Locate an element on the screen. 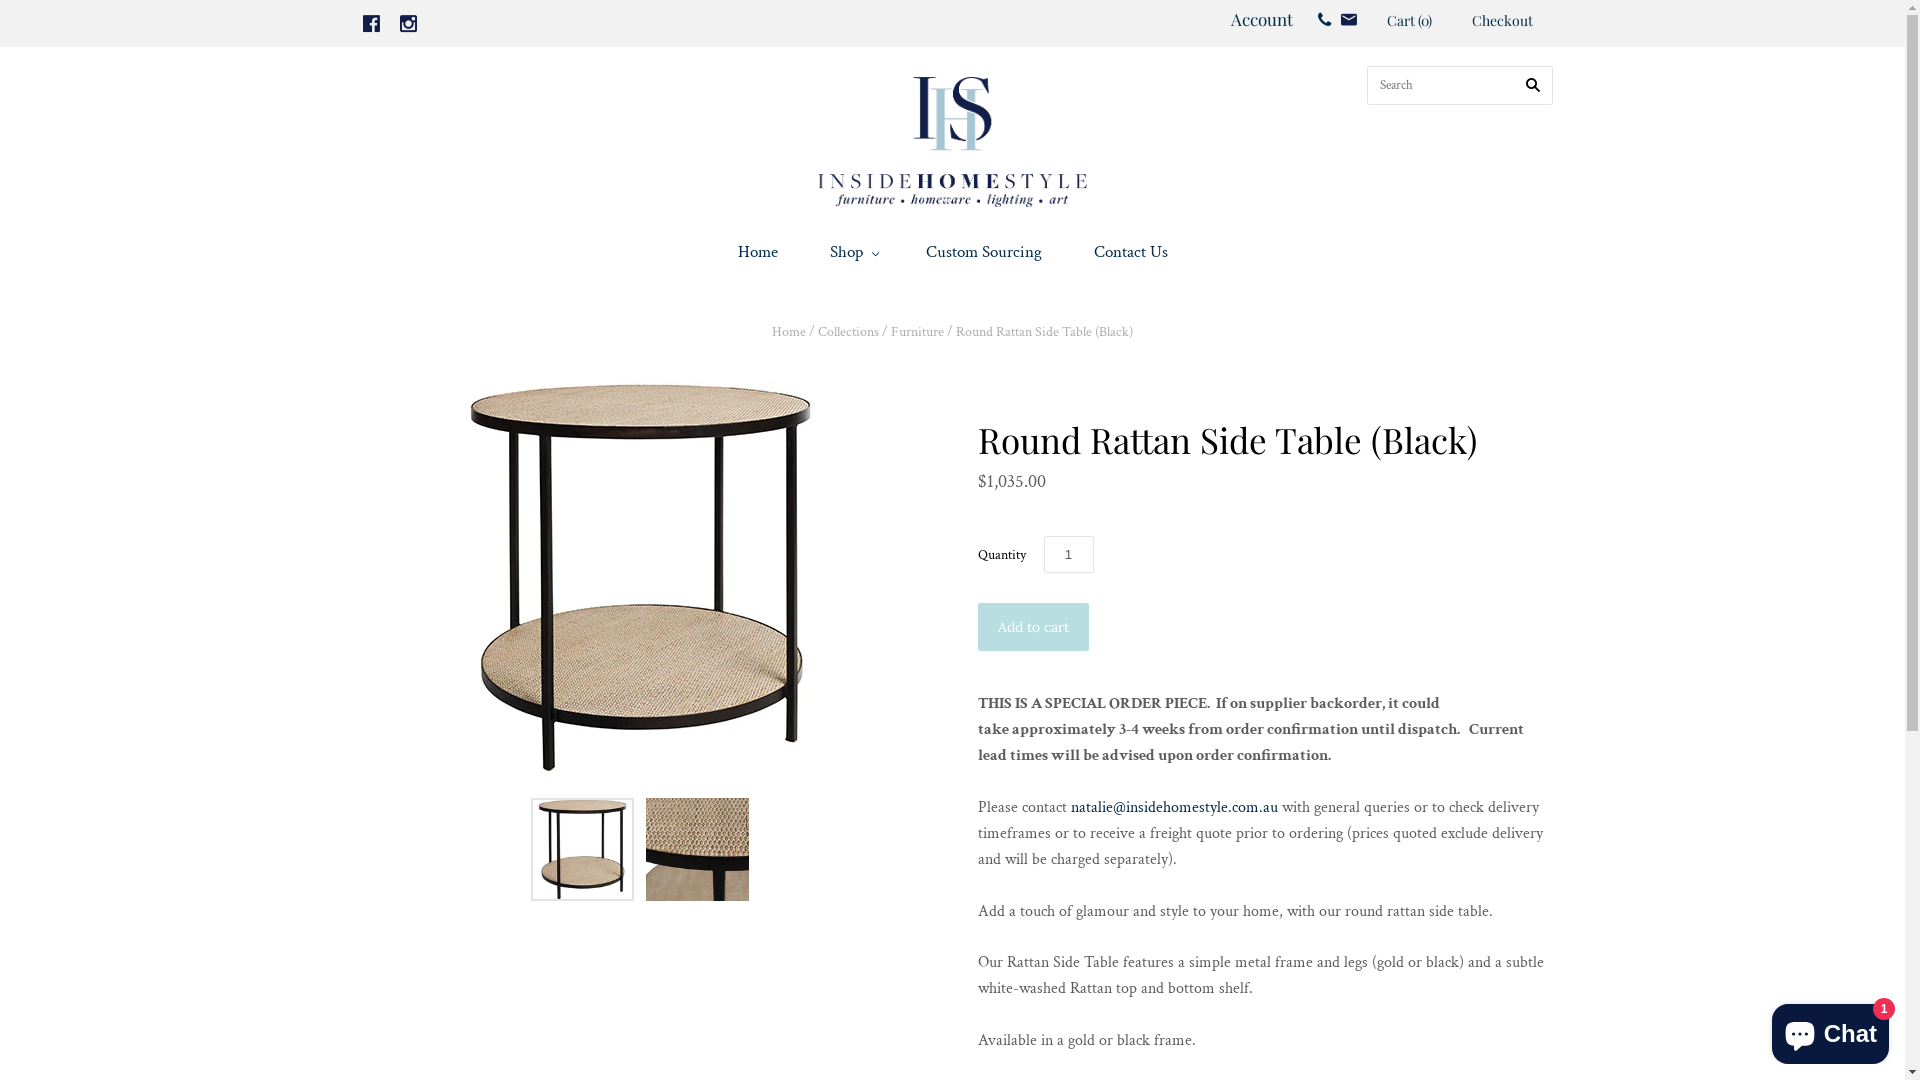  'Custom Sourcing' is located at coordinates (983, 251).